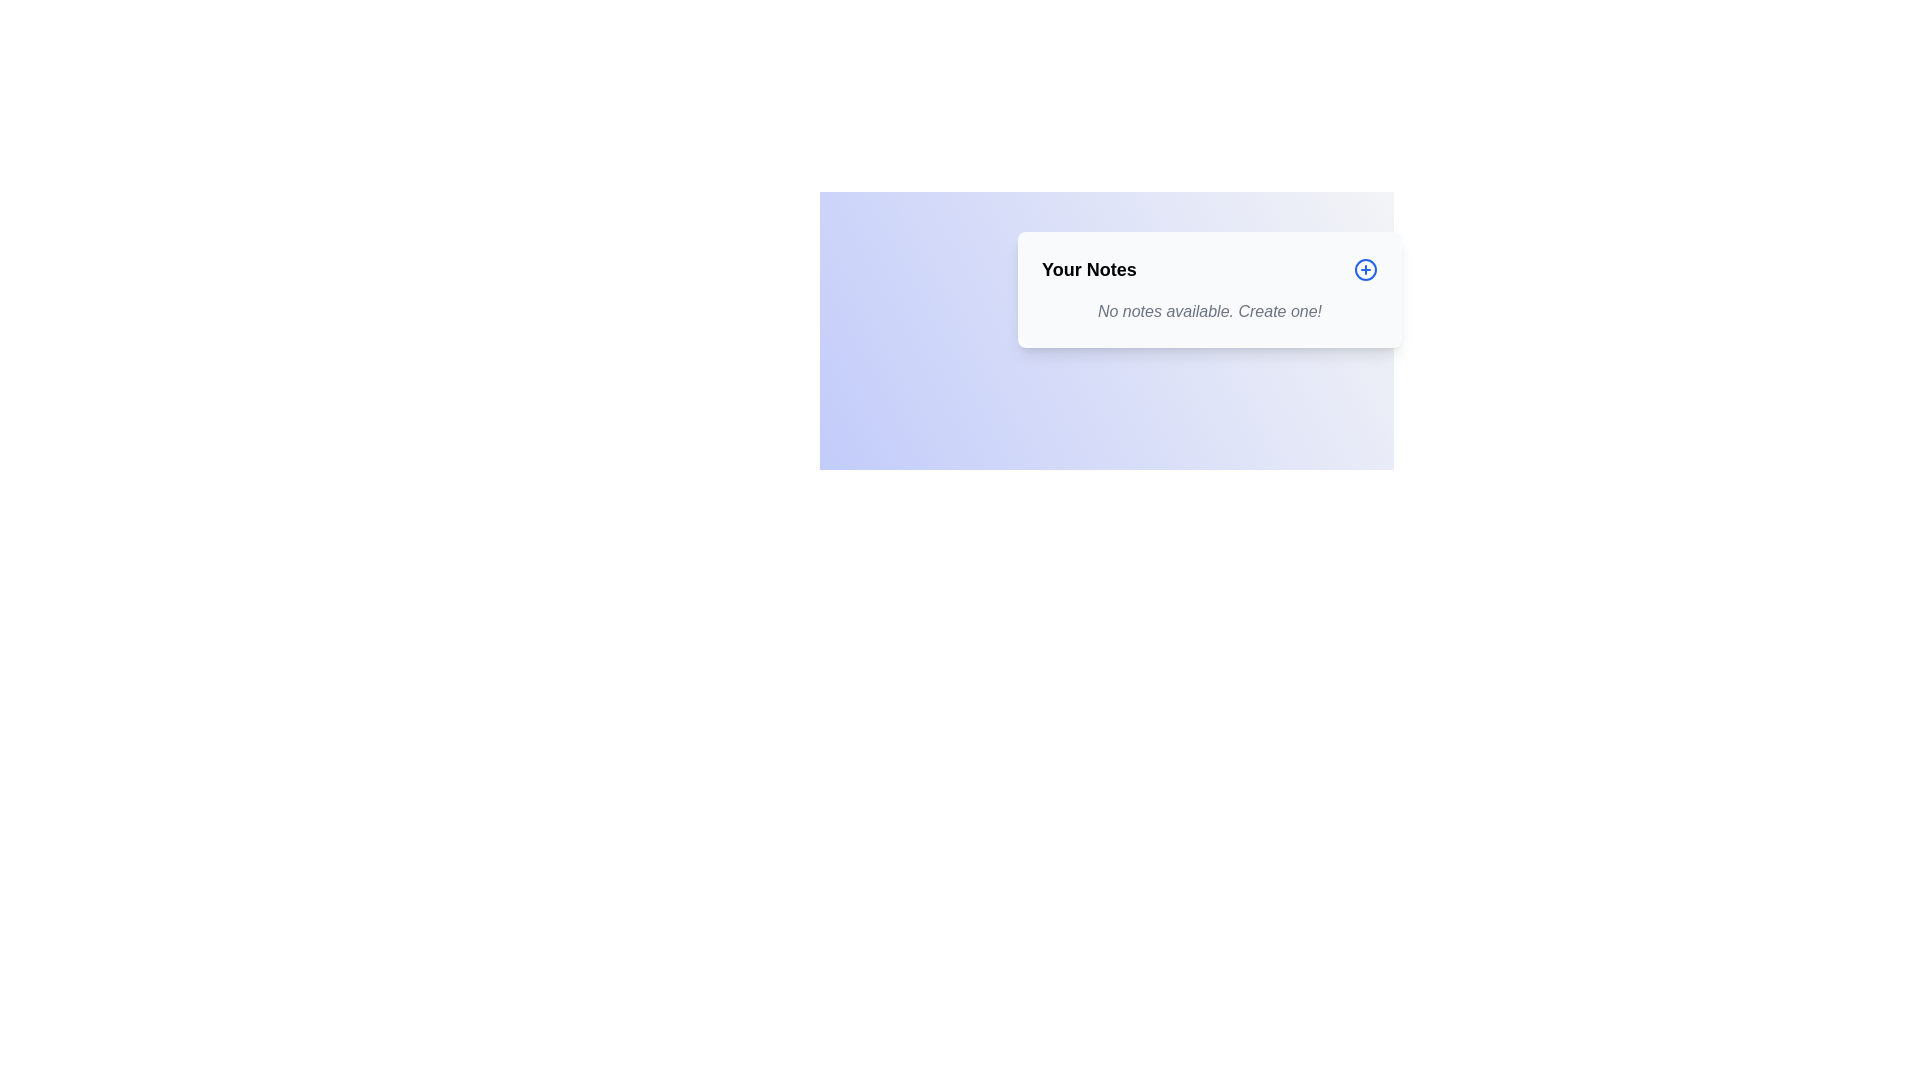 This screenshot has height=1080, width=1920. Describe the element at coordinates (1365, 270) in the screenshot. I see `the SVG Circle element that visually represents an interactive icon for adding or creating new content` at that location.